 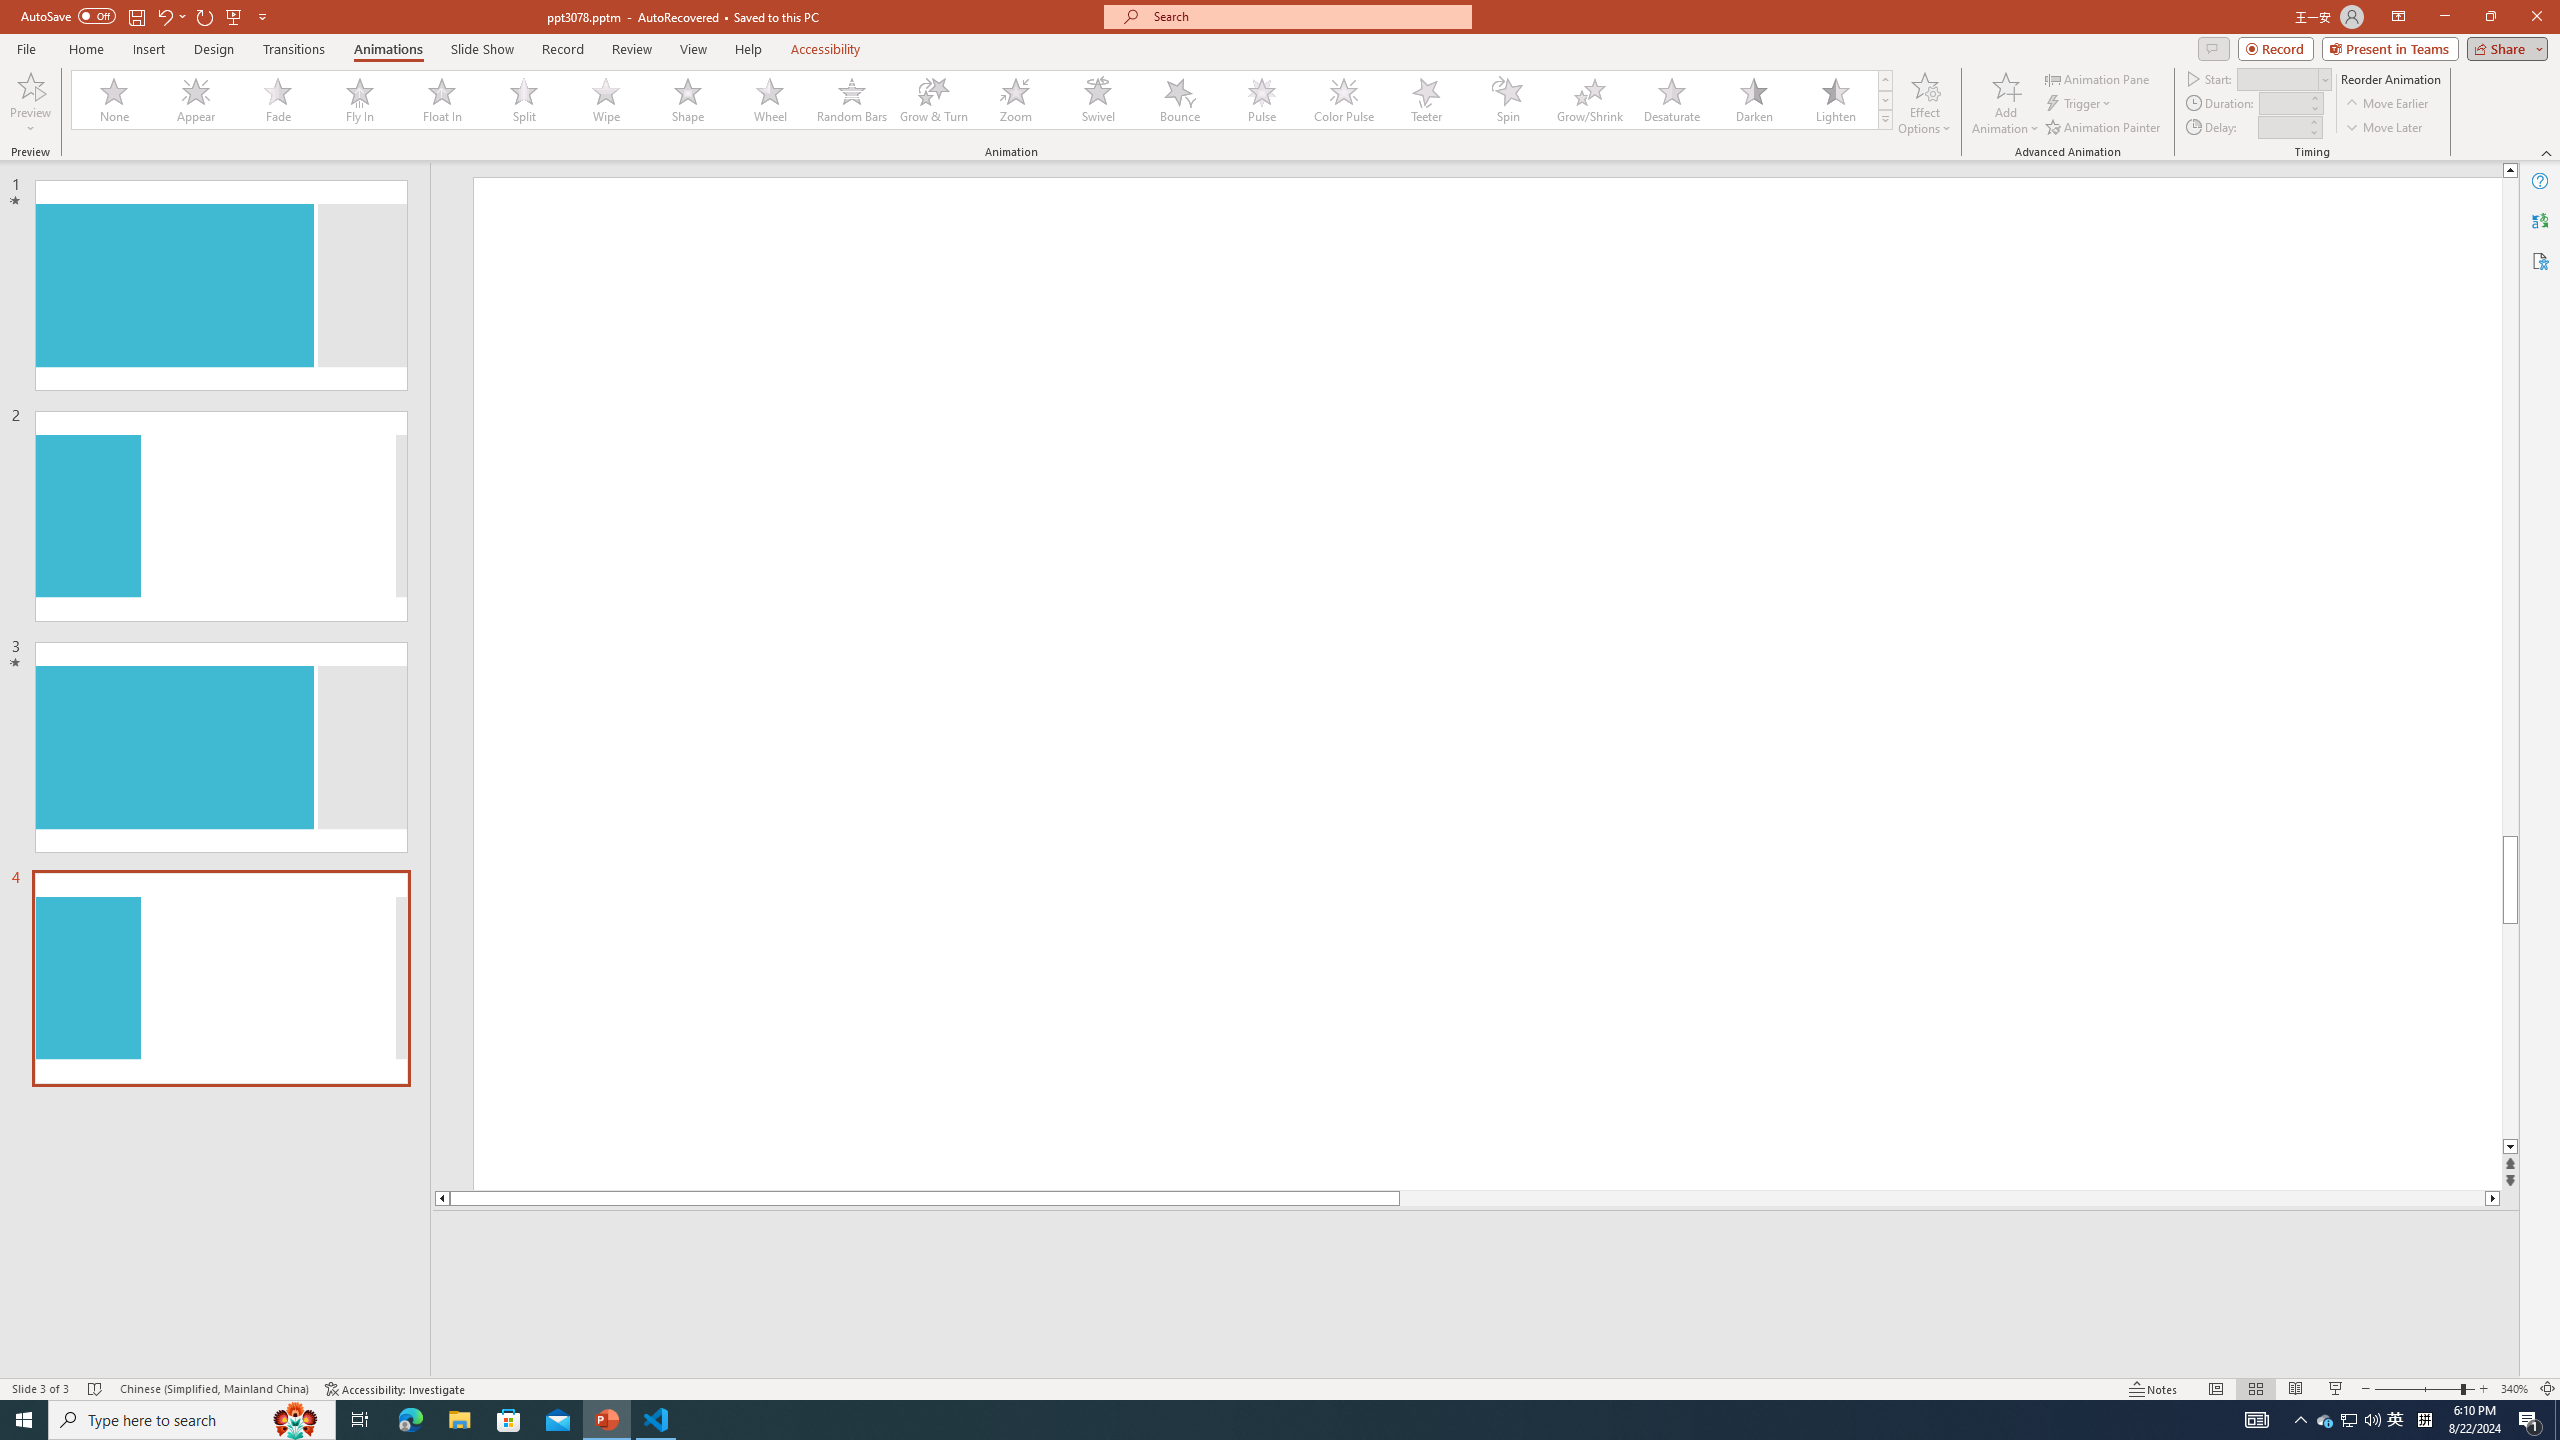 I want to click on 'Collapse the Ribbon', so click(x=2547, y=153).